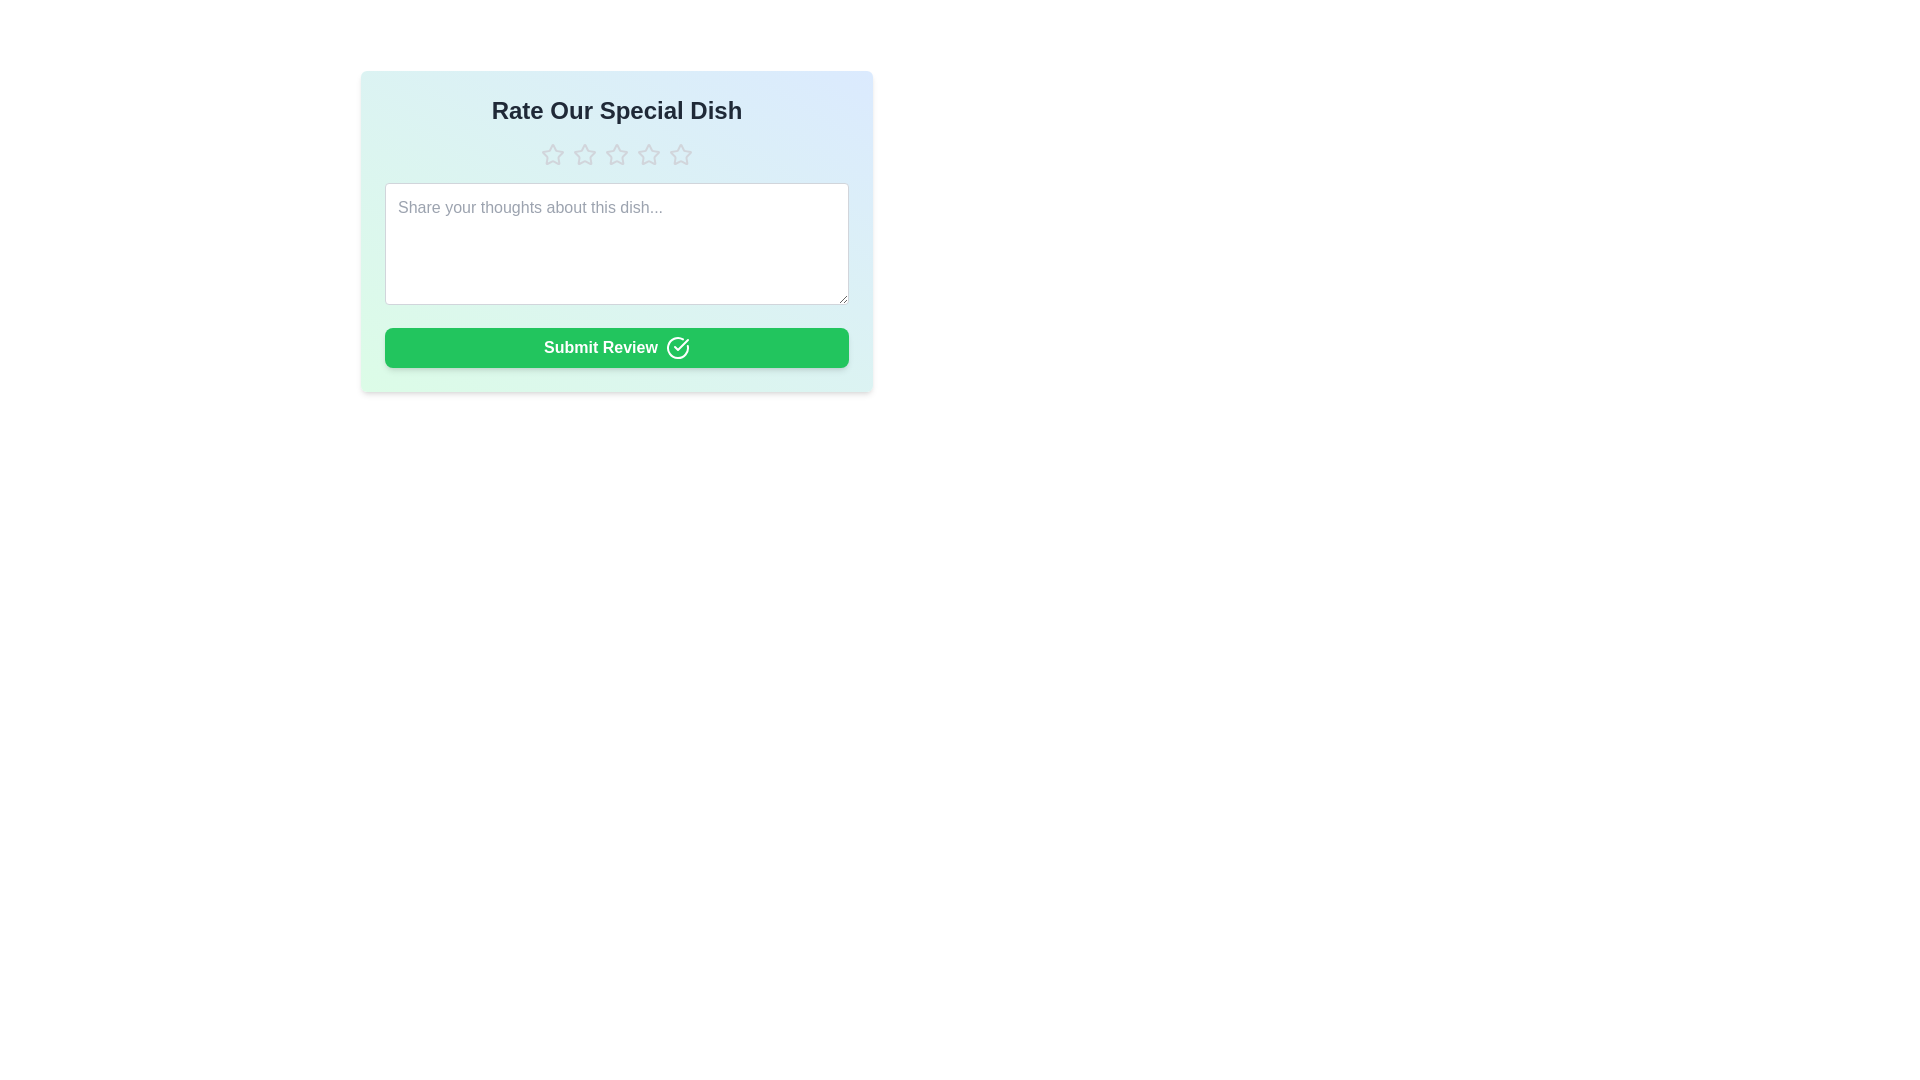  I want to click on the dish rating to 2 stars by clicking on the corresponding star, so click(584, 153).